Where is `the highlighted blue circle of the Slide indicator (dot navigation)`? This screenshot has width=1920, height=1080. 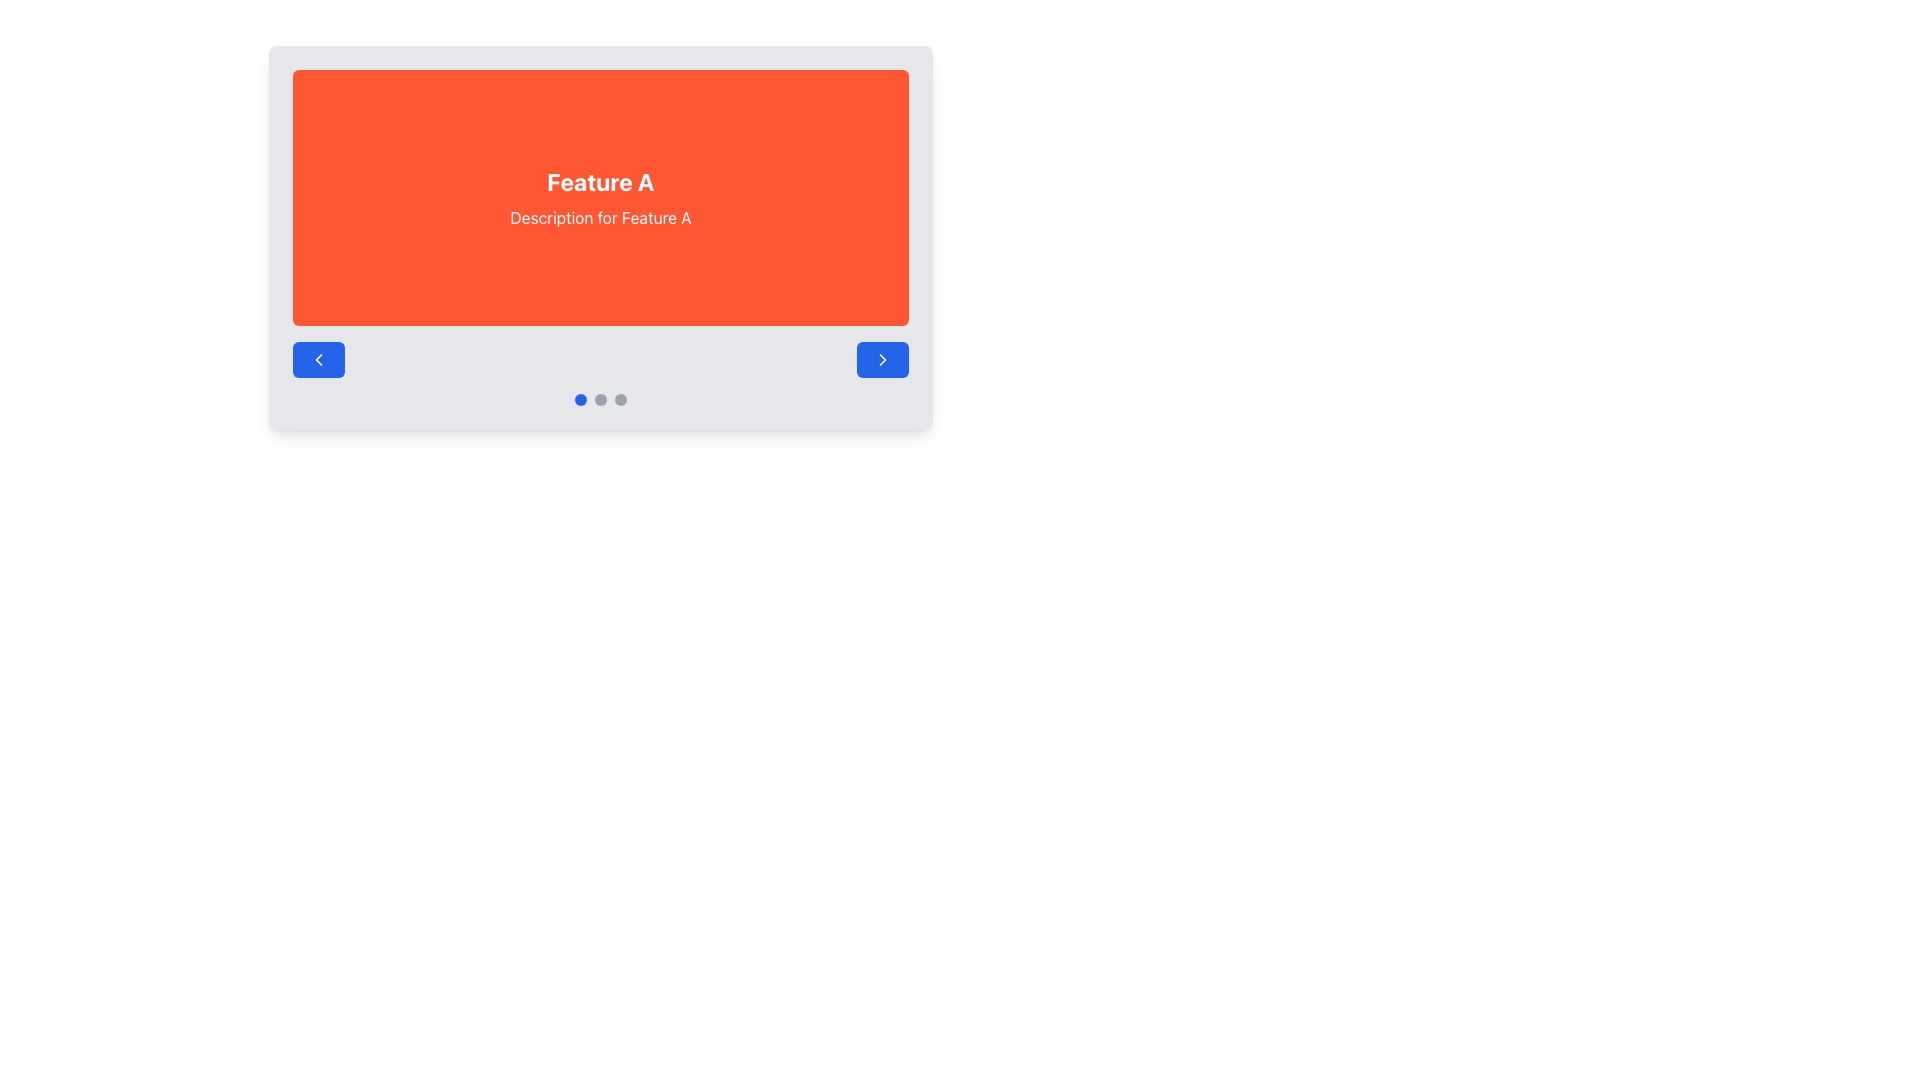 the highlighted blue circle of the Slide indicator (dot navigation) is located at coordinates (599, 400).